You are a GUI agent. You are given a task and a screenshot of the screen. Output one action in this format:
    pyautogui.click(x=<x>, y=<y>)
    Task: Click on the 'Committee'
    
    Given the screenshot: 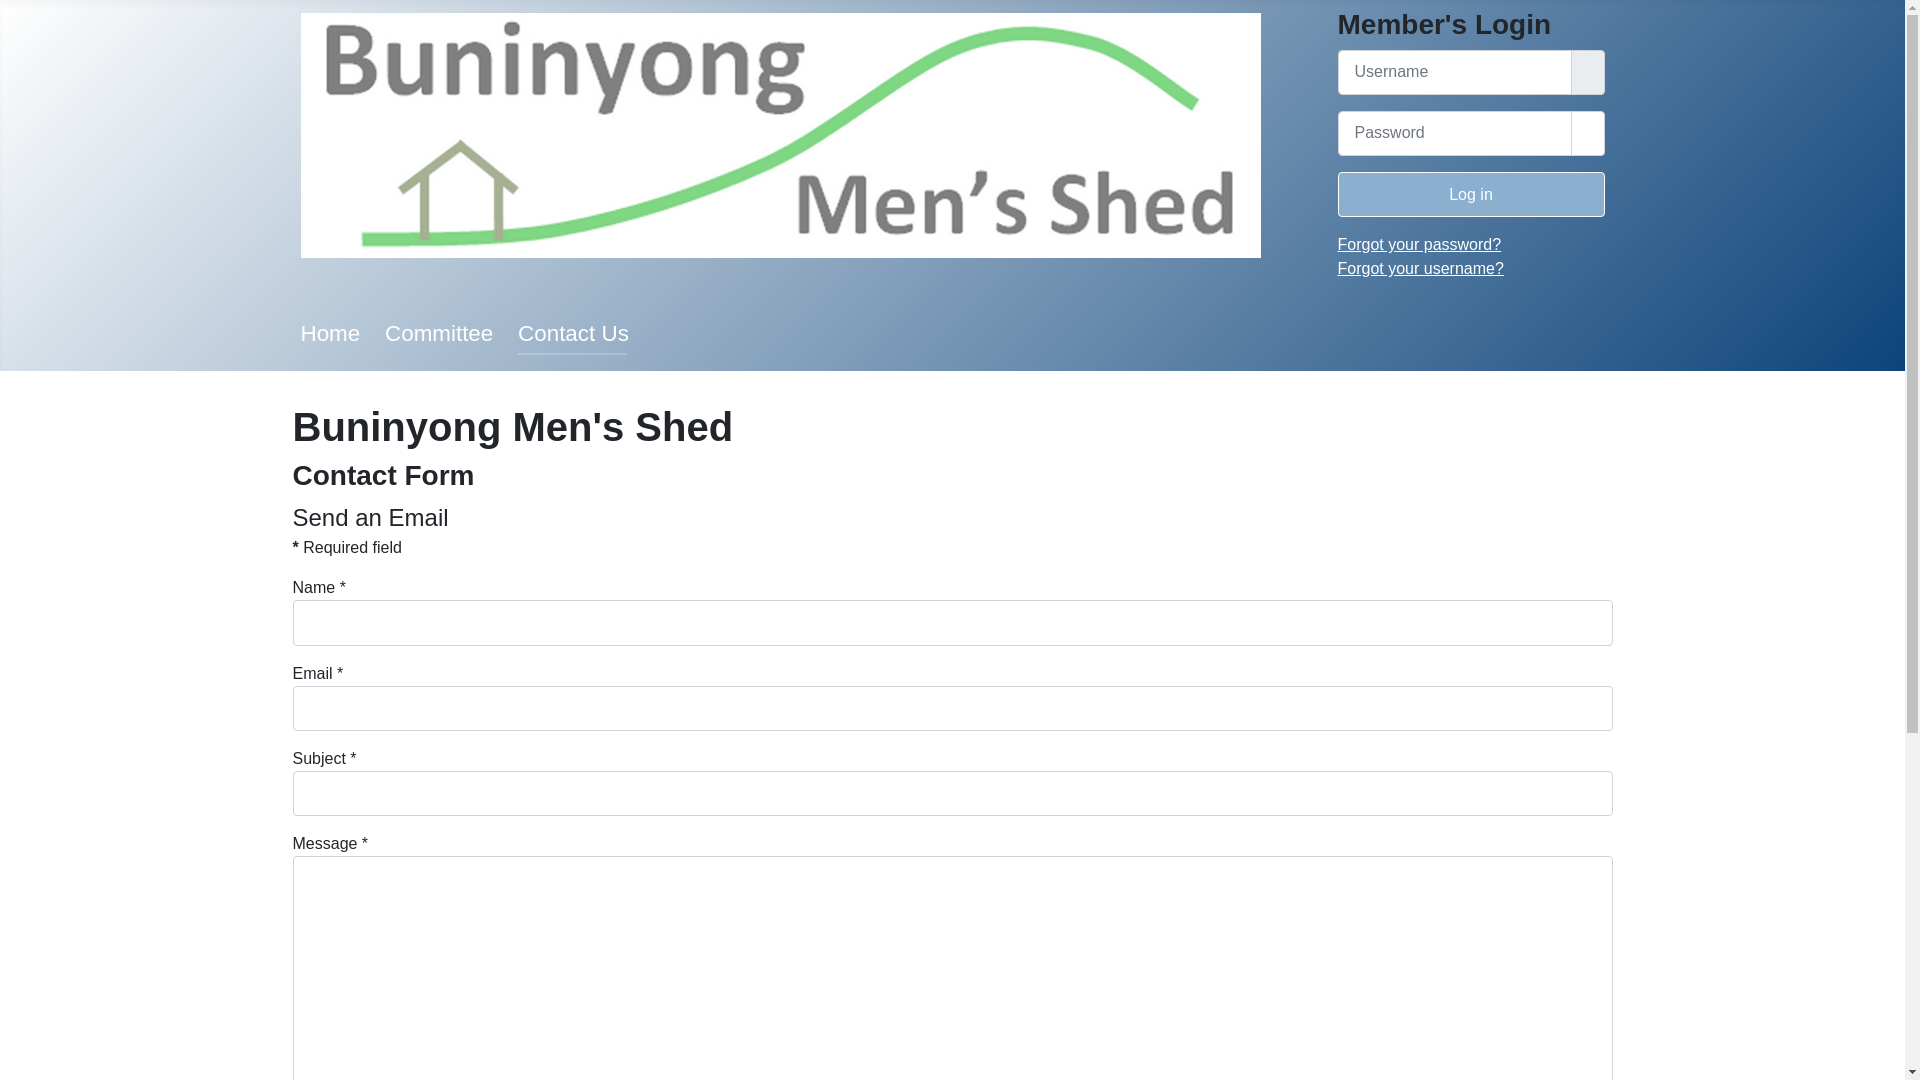 What is the action you would take?
    pyautogui.click(x=384, y=332)
    